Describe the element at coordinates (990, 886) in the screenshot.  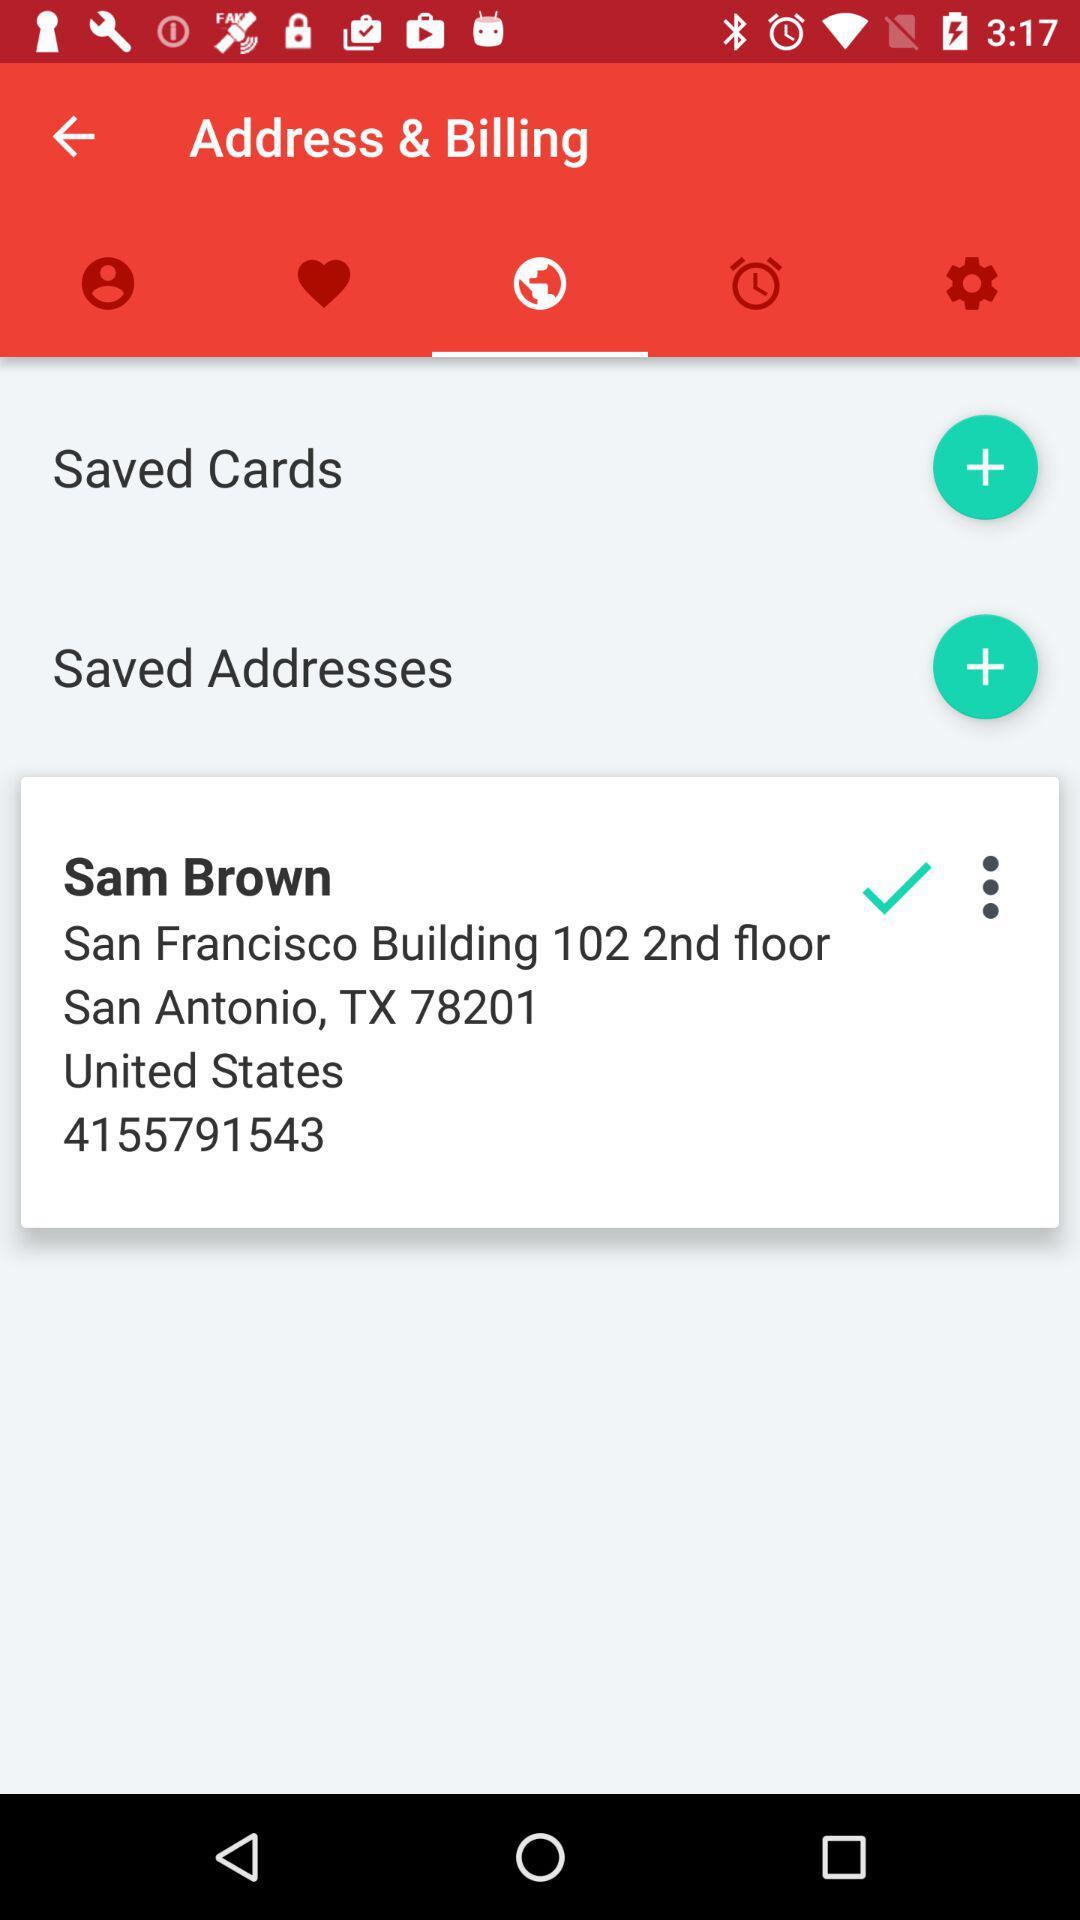
I see `more options` at that location.